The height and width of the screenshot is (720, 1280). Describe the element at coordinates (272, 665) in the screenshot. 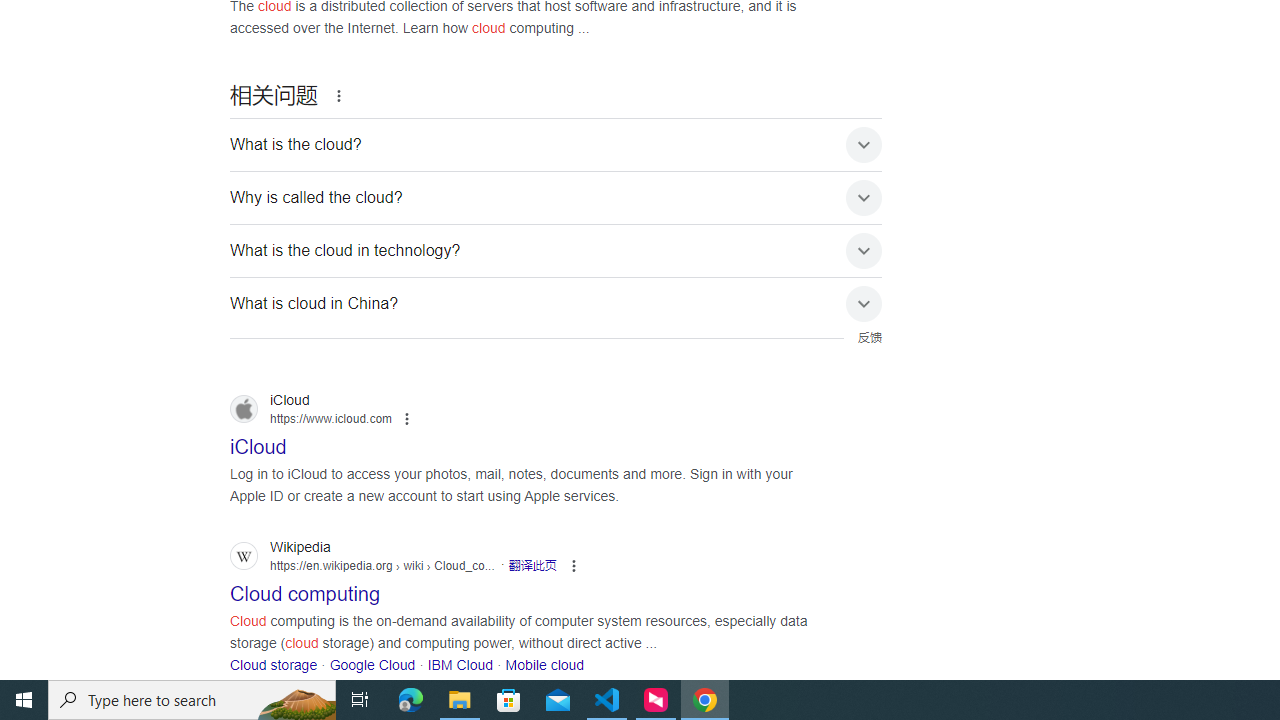

I see `'Cloud storage'` at that location.